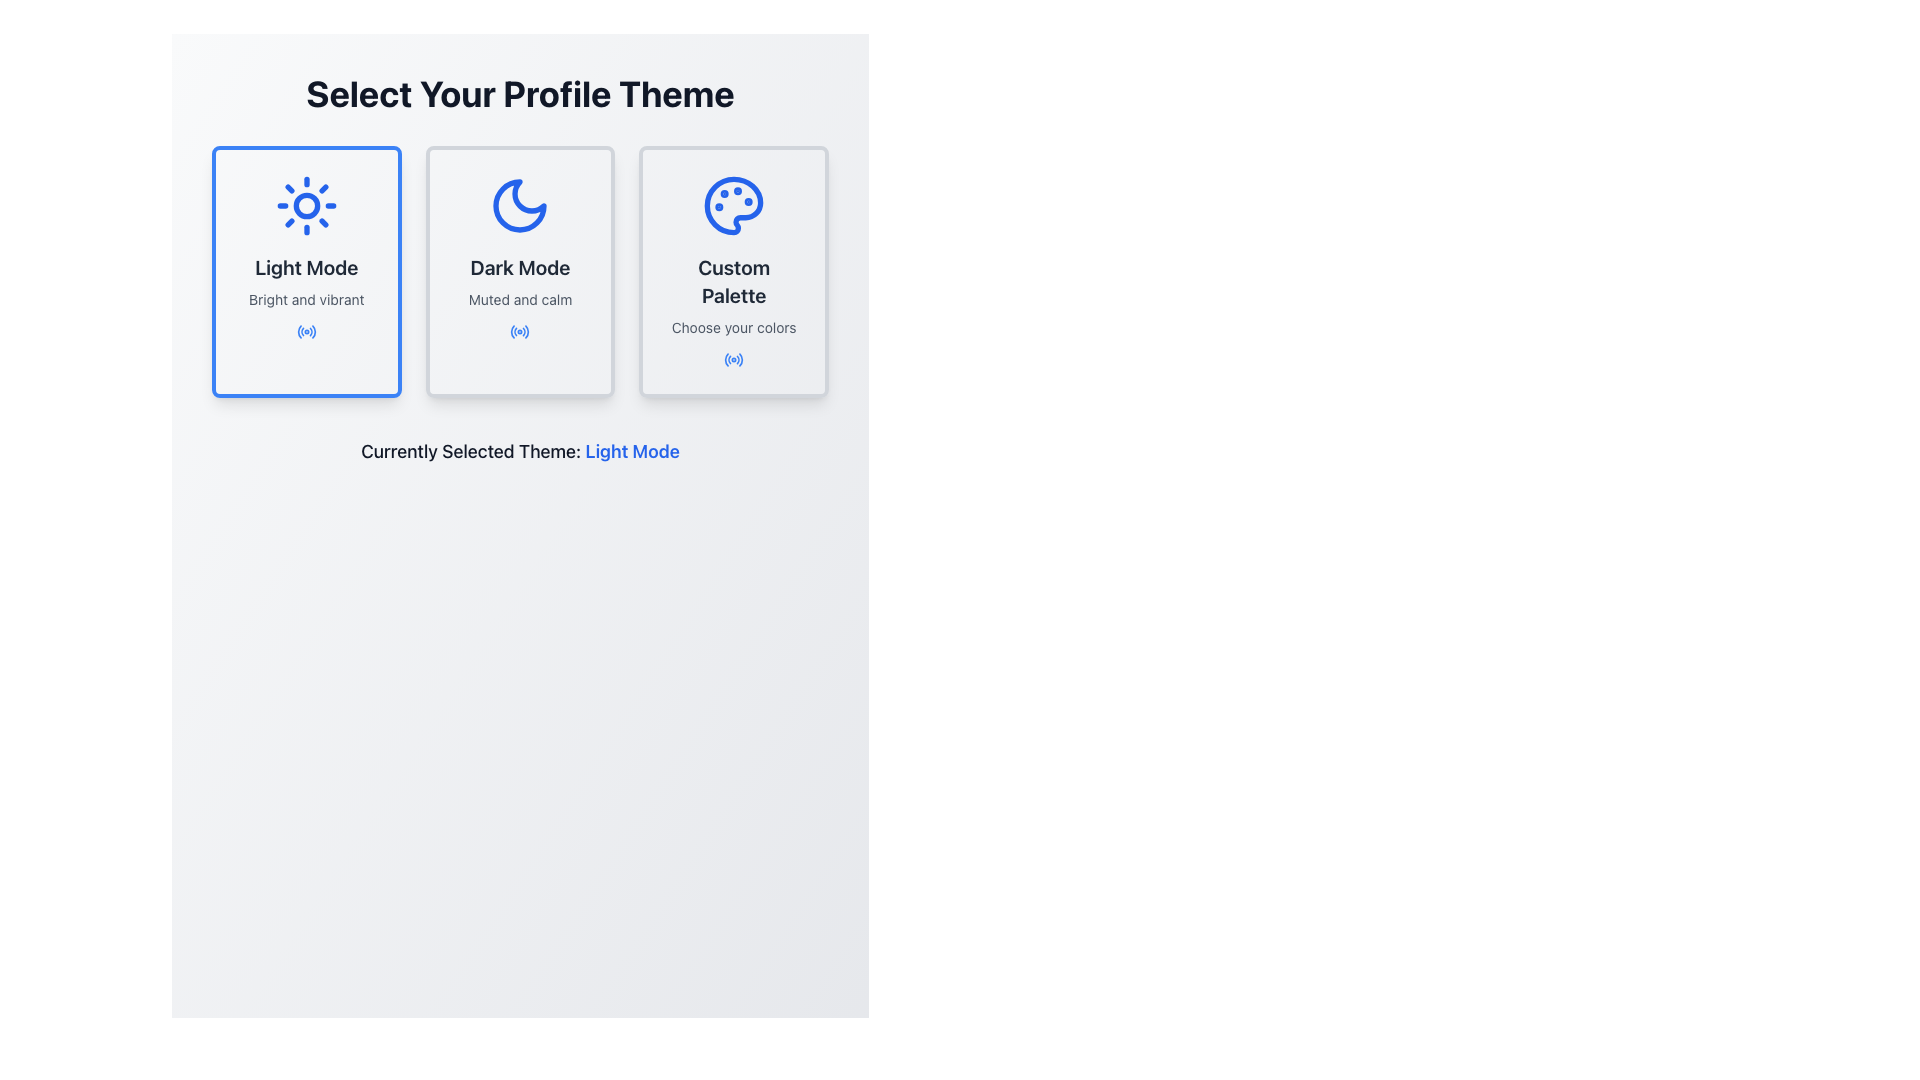 Image resolution: width=1920 pixels, height=1080 pixels. I want to click on the blue sun-shaped icon located at the top center of the 'Light Mode' card, which features a circular center and rays extending outward, so click(305, 205).